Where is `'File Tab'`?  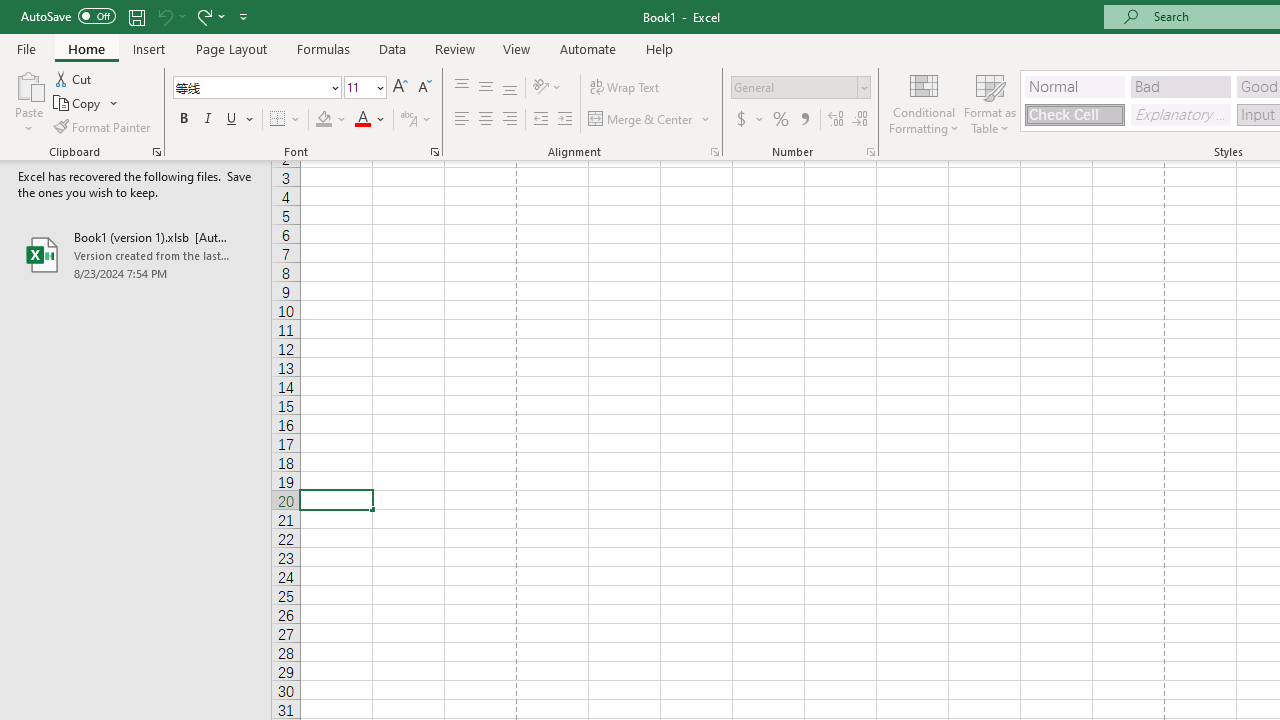 'File Tab' is located at coordinates (26, 47).